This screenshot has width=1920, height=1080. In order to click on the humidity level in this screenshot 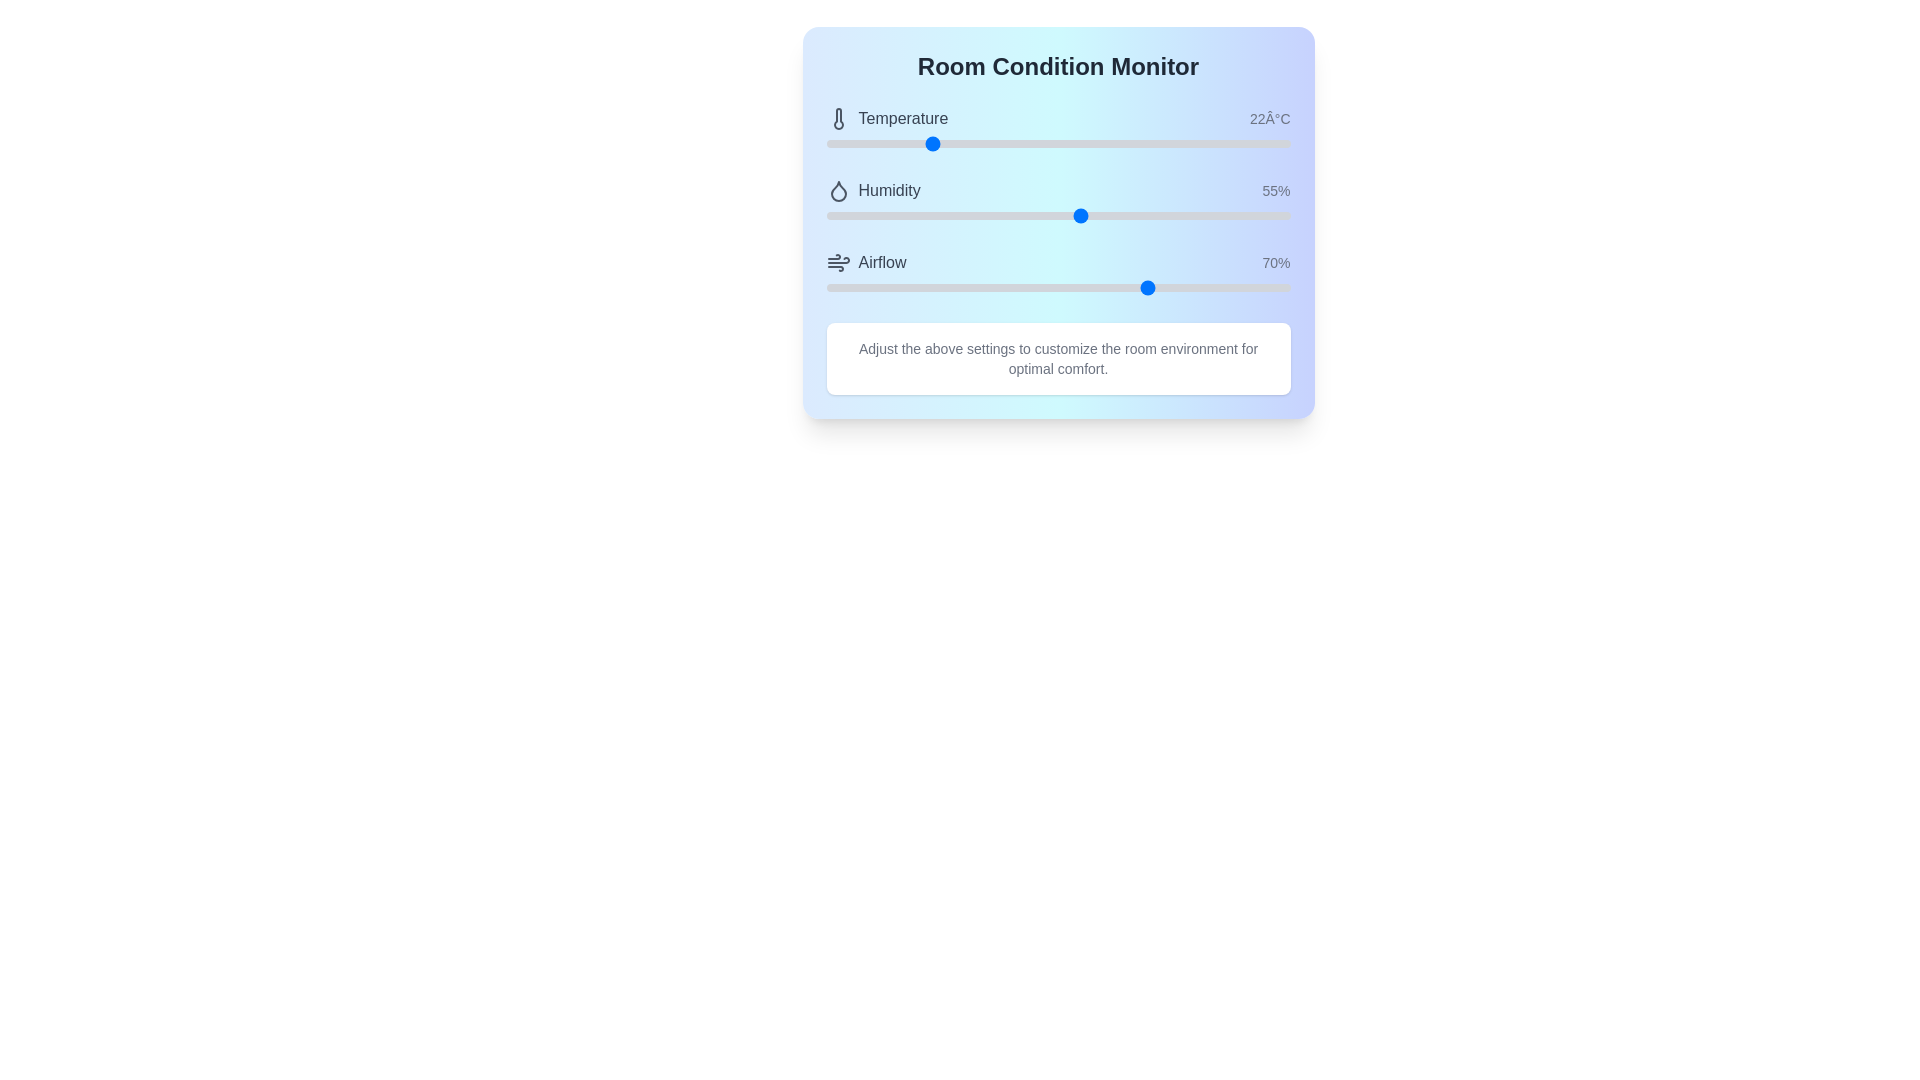, I will do `click(826, 216)`.